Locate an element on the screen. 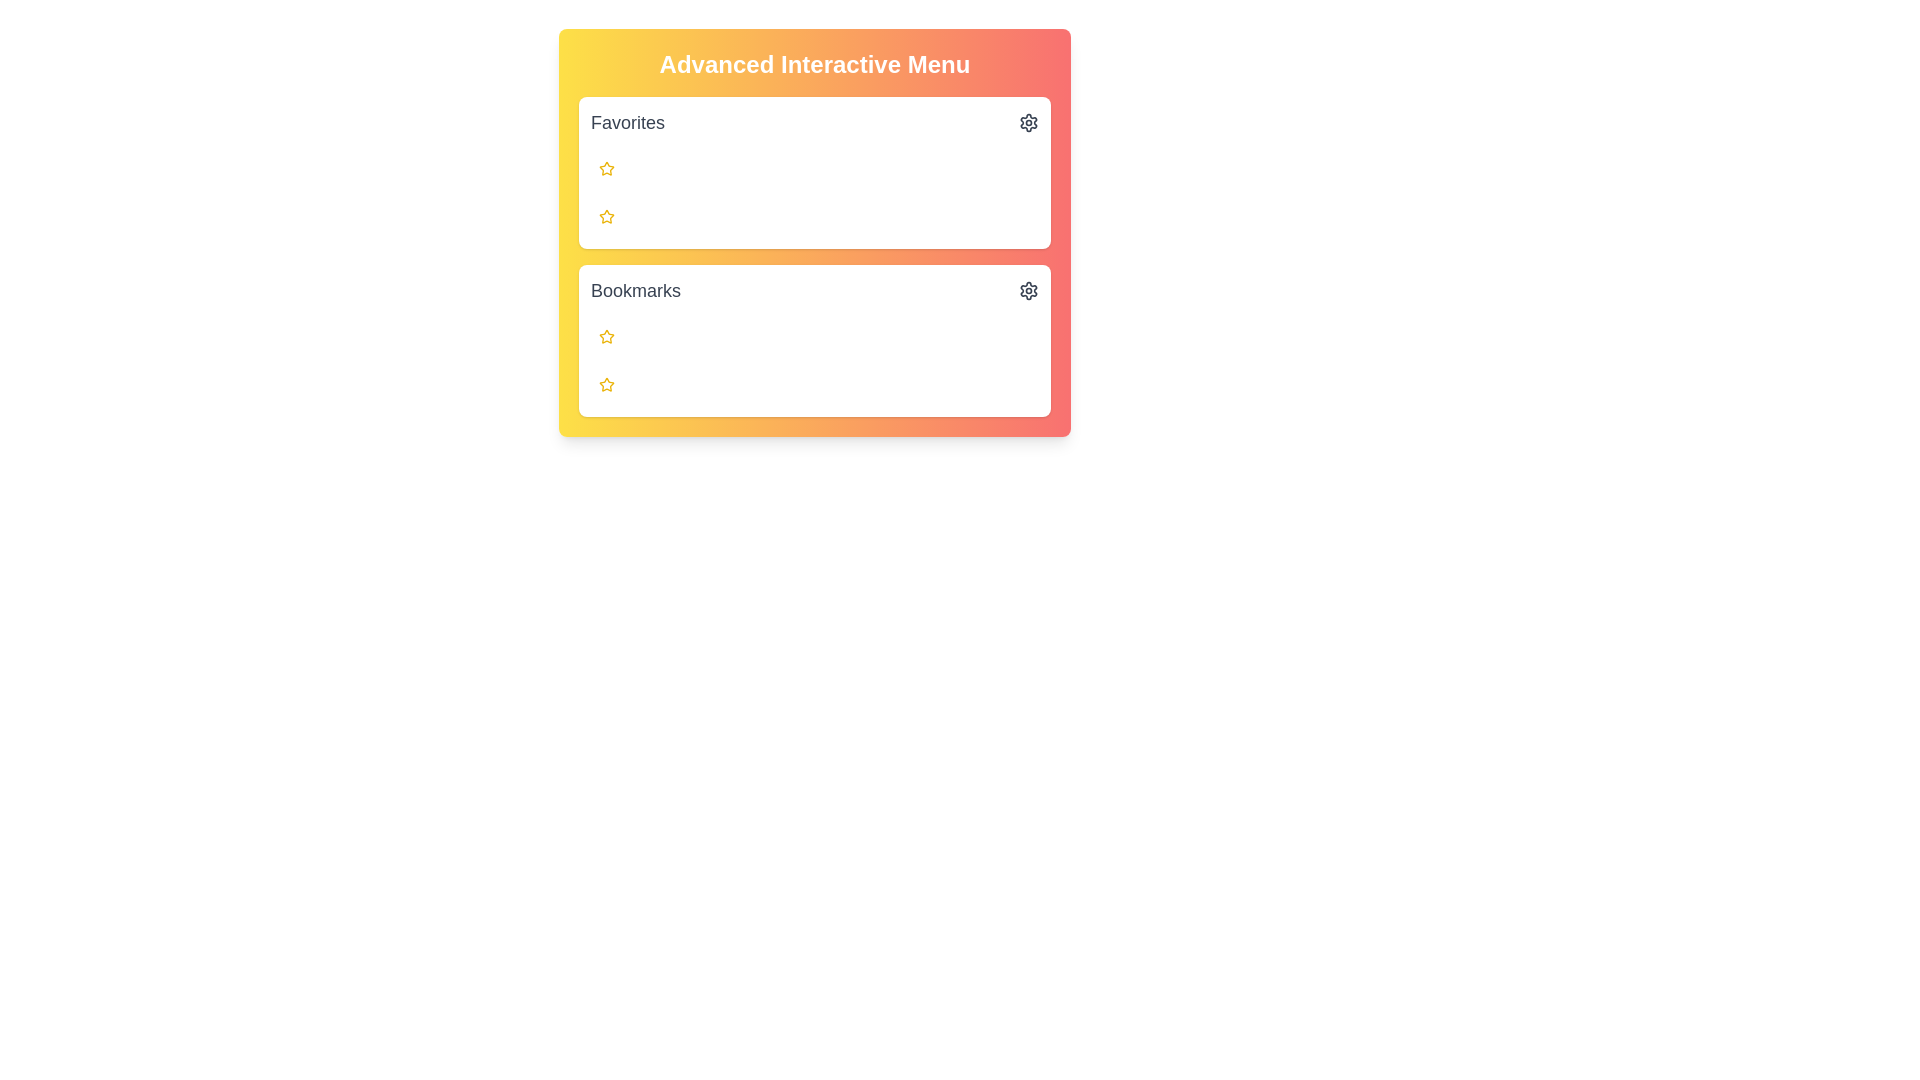 The width and height of the screenshot is (1920, 1080). the settings icon in the Bookmarks section is located at coordinates (1028, 290).